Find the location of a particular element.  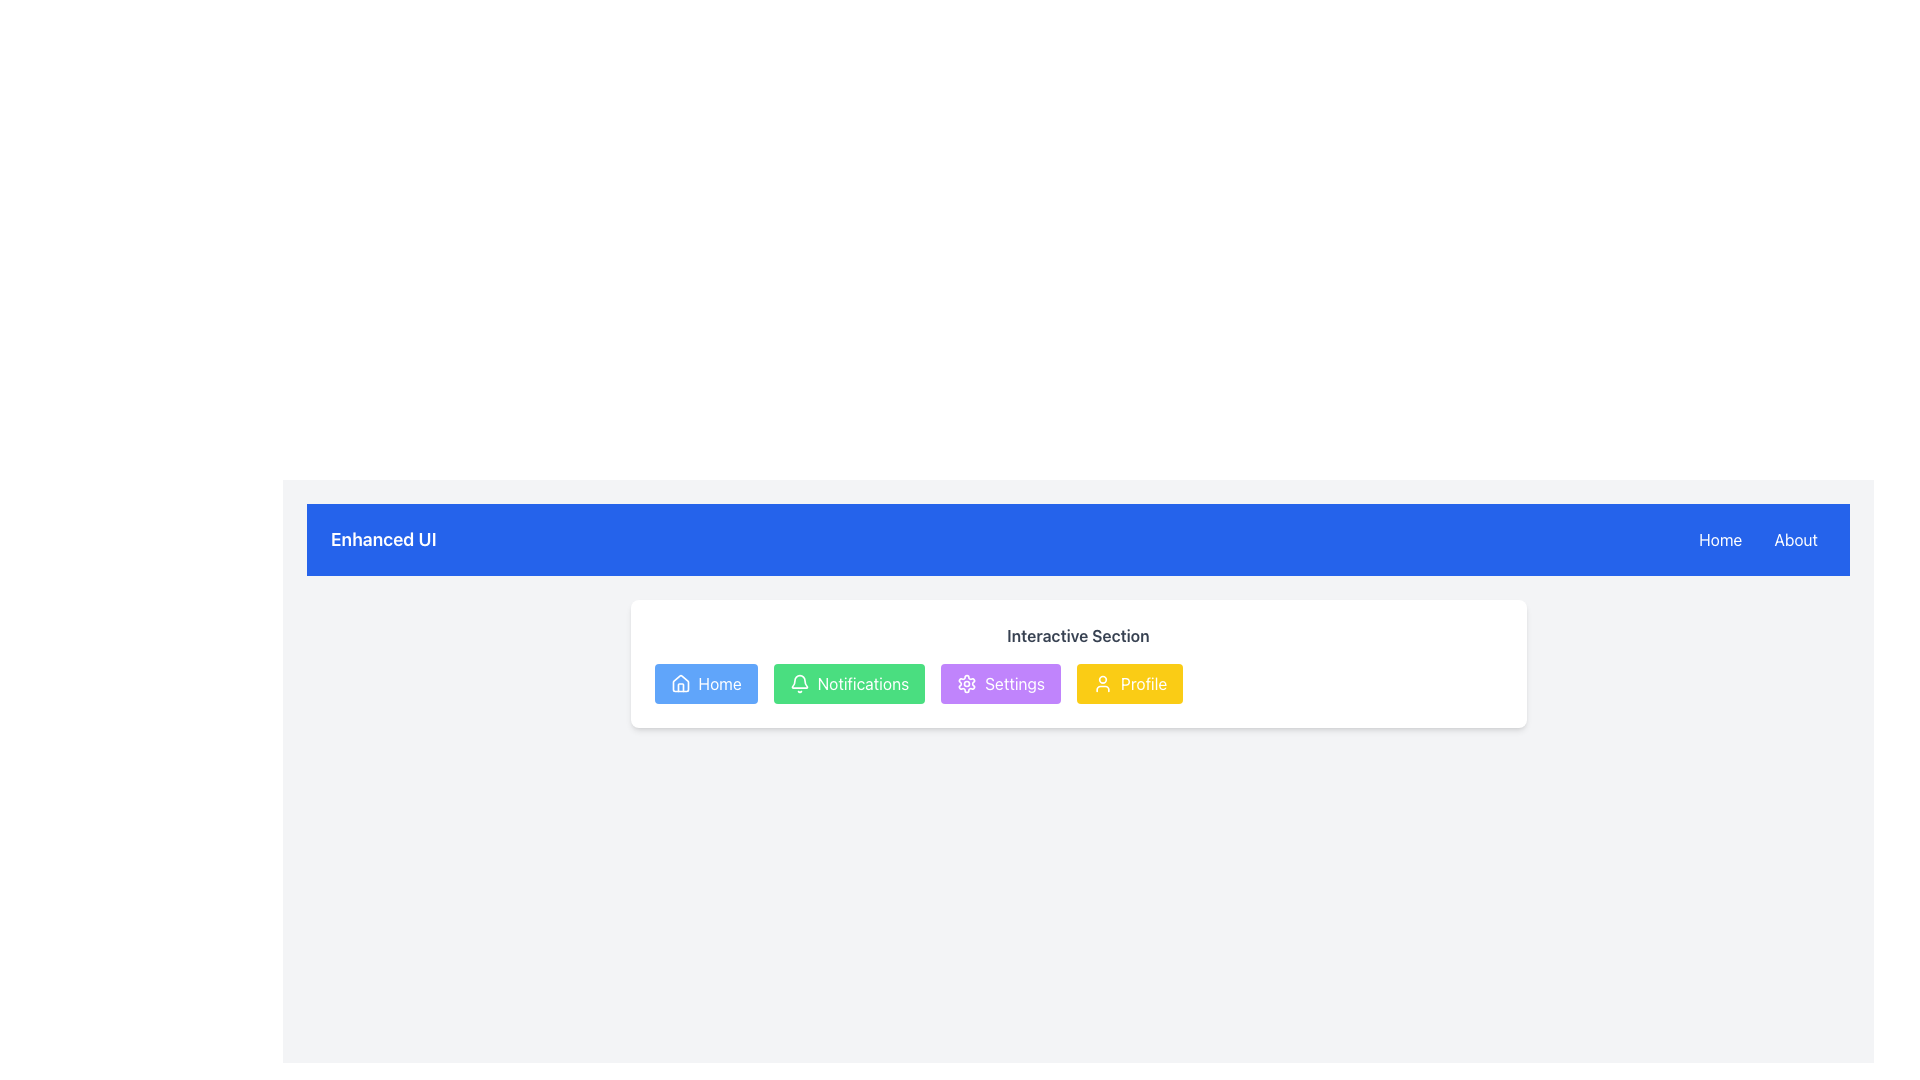

the 'Profile' button represented by a decorative icon within a yellow button located in the lower section of the page, fourth from the left is located at coordinates (1102, 682).